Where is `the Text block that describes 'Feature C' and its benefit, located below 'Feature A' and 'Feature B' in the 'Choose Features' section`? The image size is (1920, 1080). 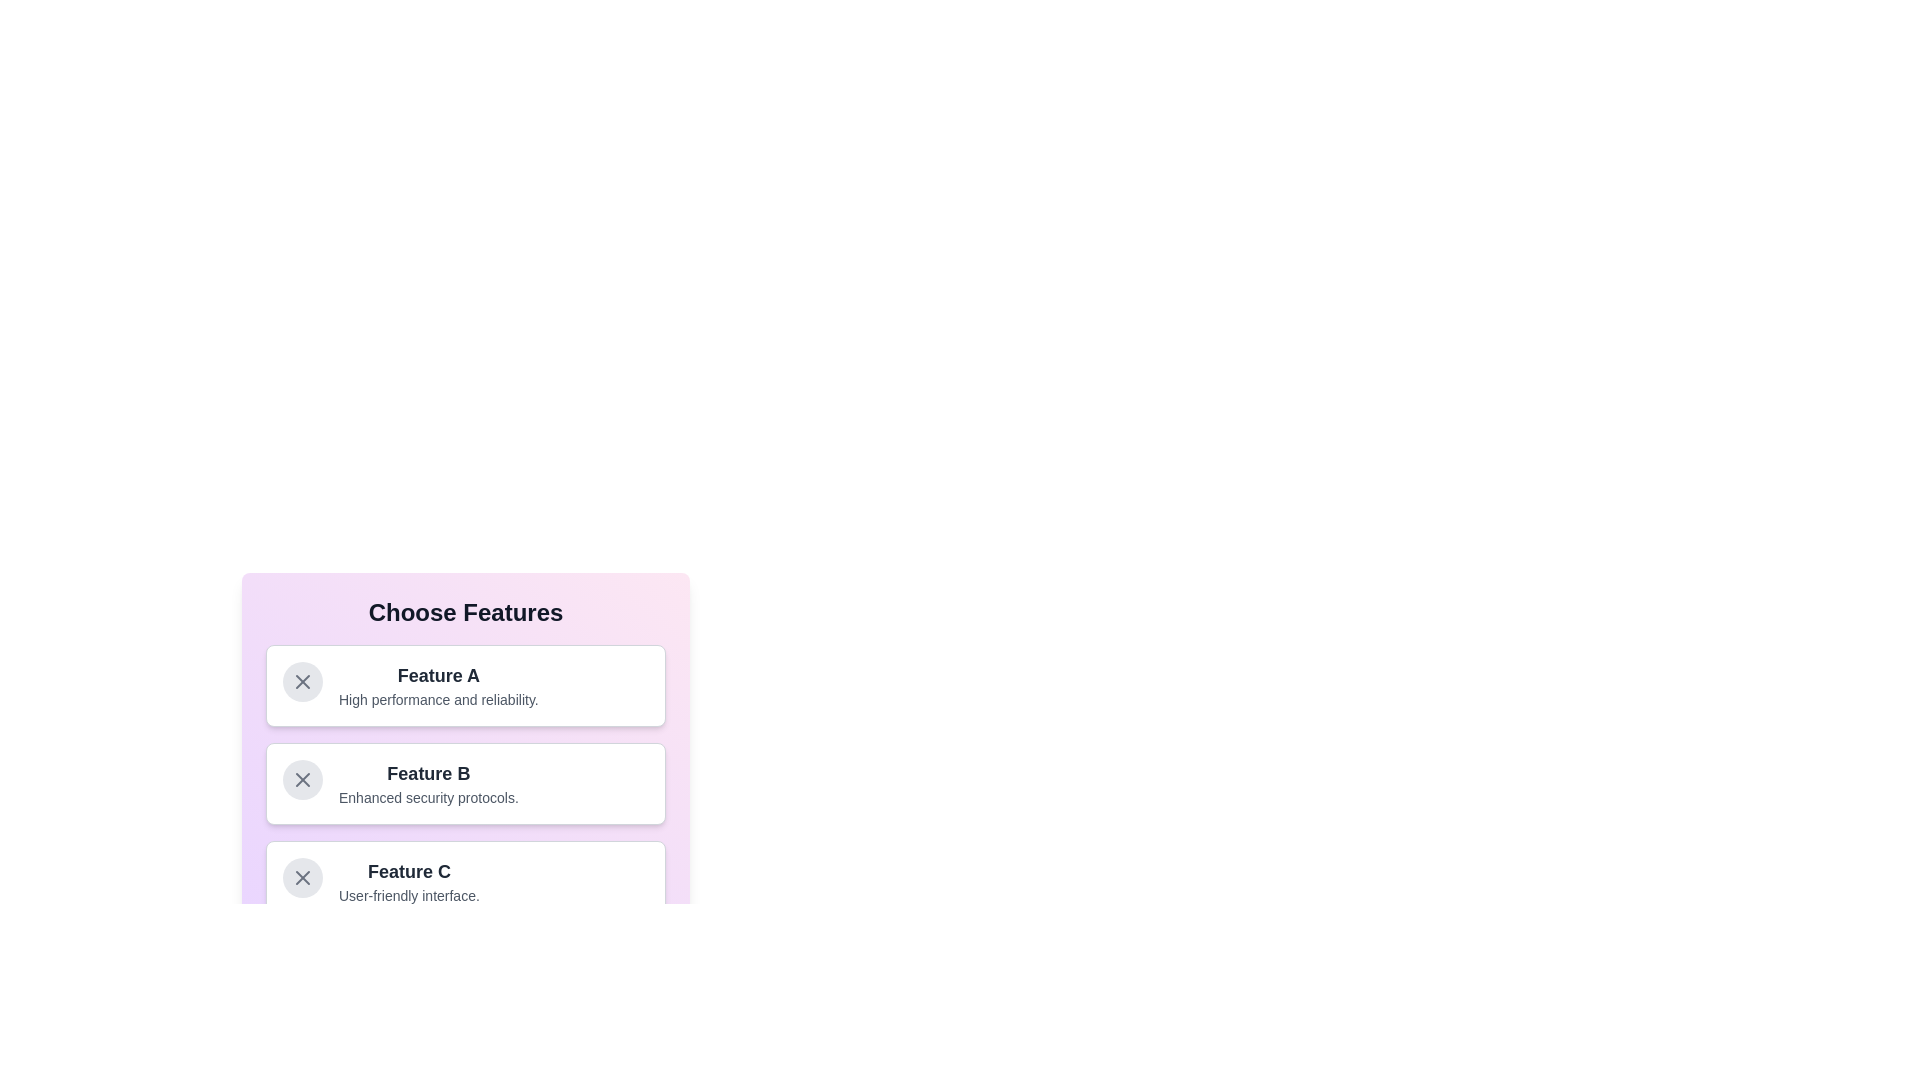 the Text block that describes 'Feature C' and its benefit, located below 'Feature A' and 'Feature B' in the 'Choose Features' section is located at coordinates (408, 881).